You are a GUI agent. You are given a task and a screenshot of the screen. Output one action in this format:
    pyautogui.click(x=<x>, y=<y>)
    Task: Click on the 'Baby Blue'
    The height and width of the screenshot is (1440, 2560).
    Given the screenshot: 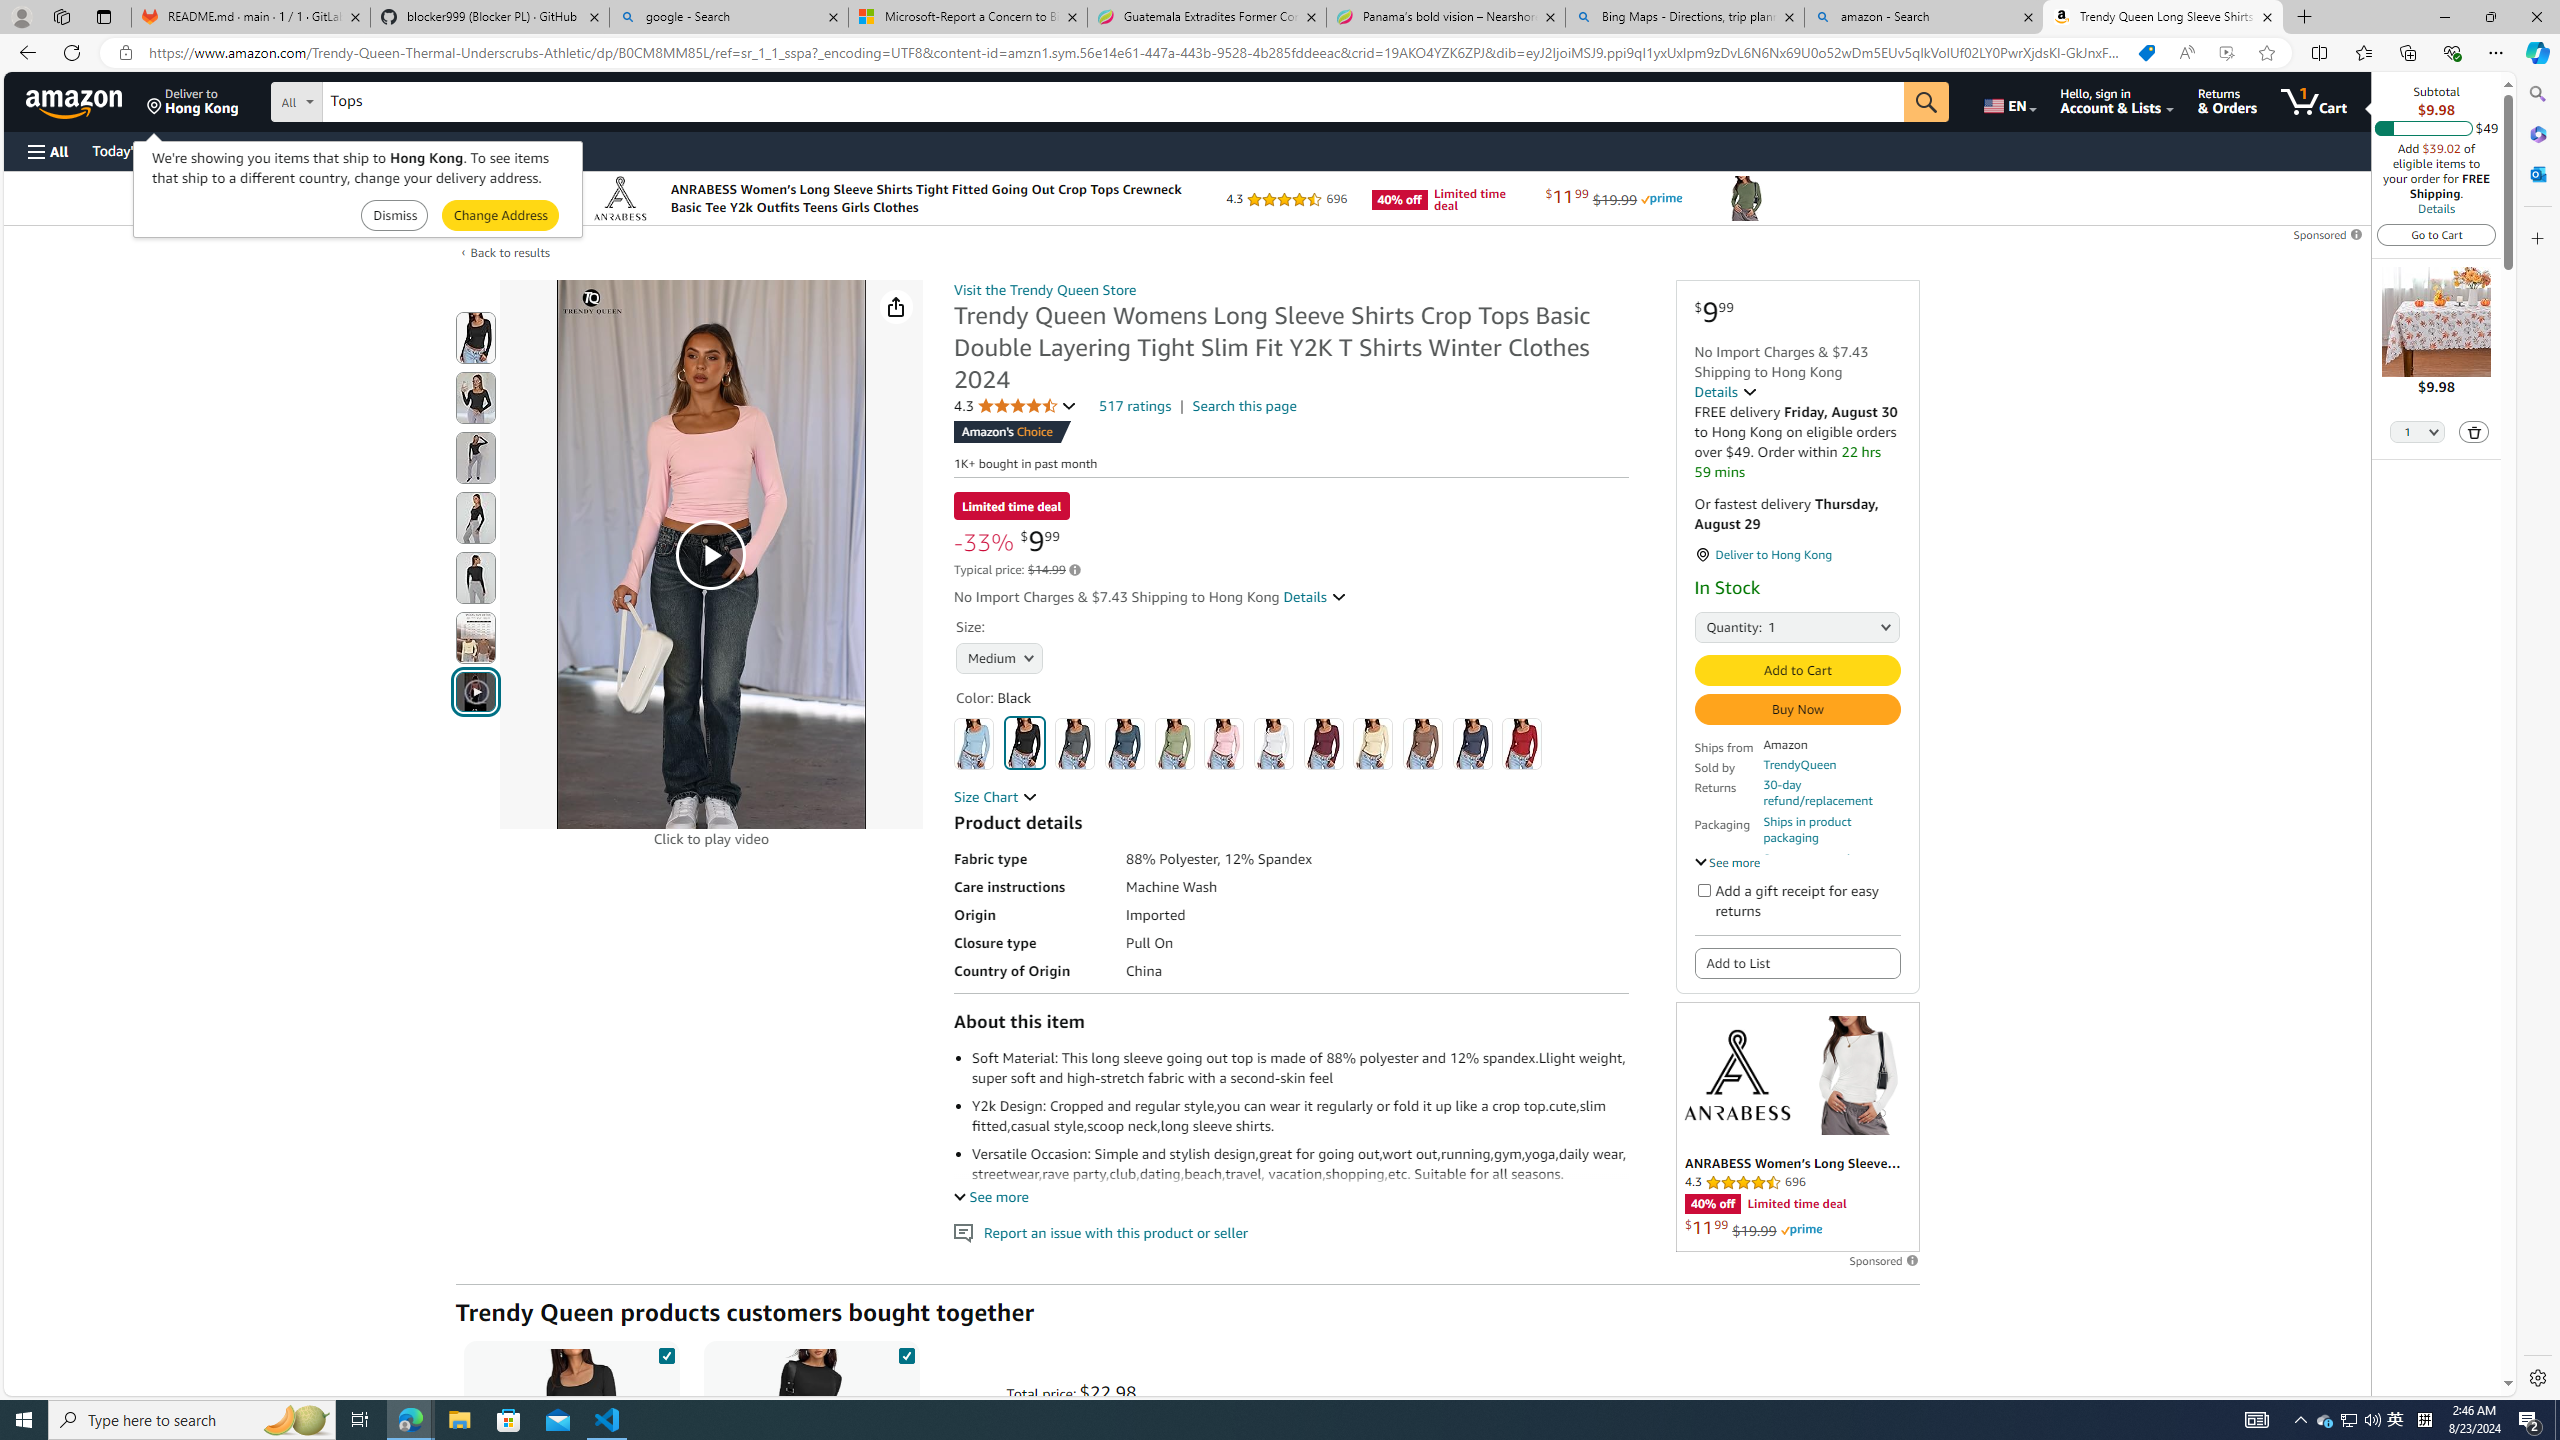 What is the action you would take?
    pyautogui.click(x=974, y=742)
    